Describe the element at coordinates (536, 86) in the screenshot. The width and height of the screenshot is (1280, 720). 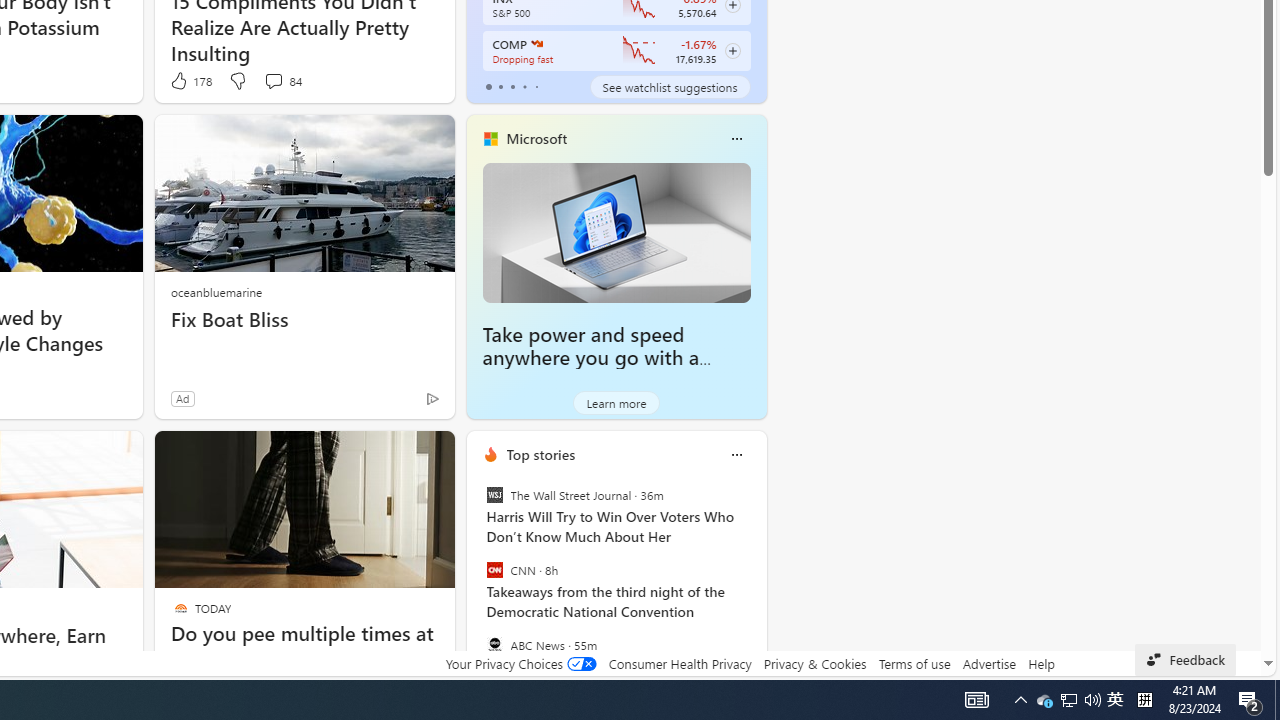
I see `'tab-4'` at that location.